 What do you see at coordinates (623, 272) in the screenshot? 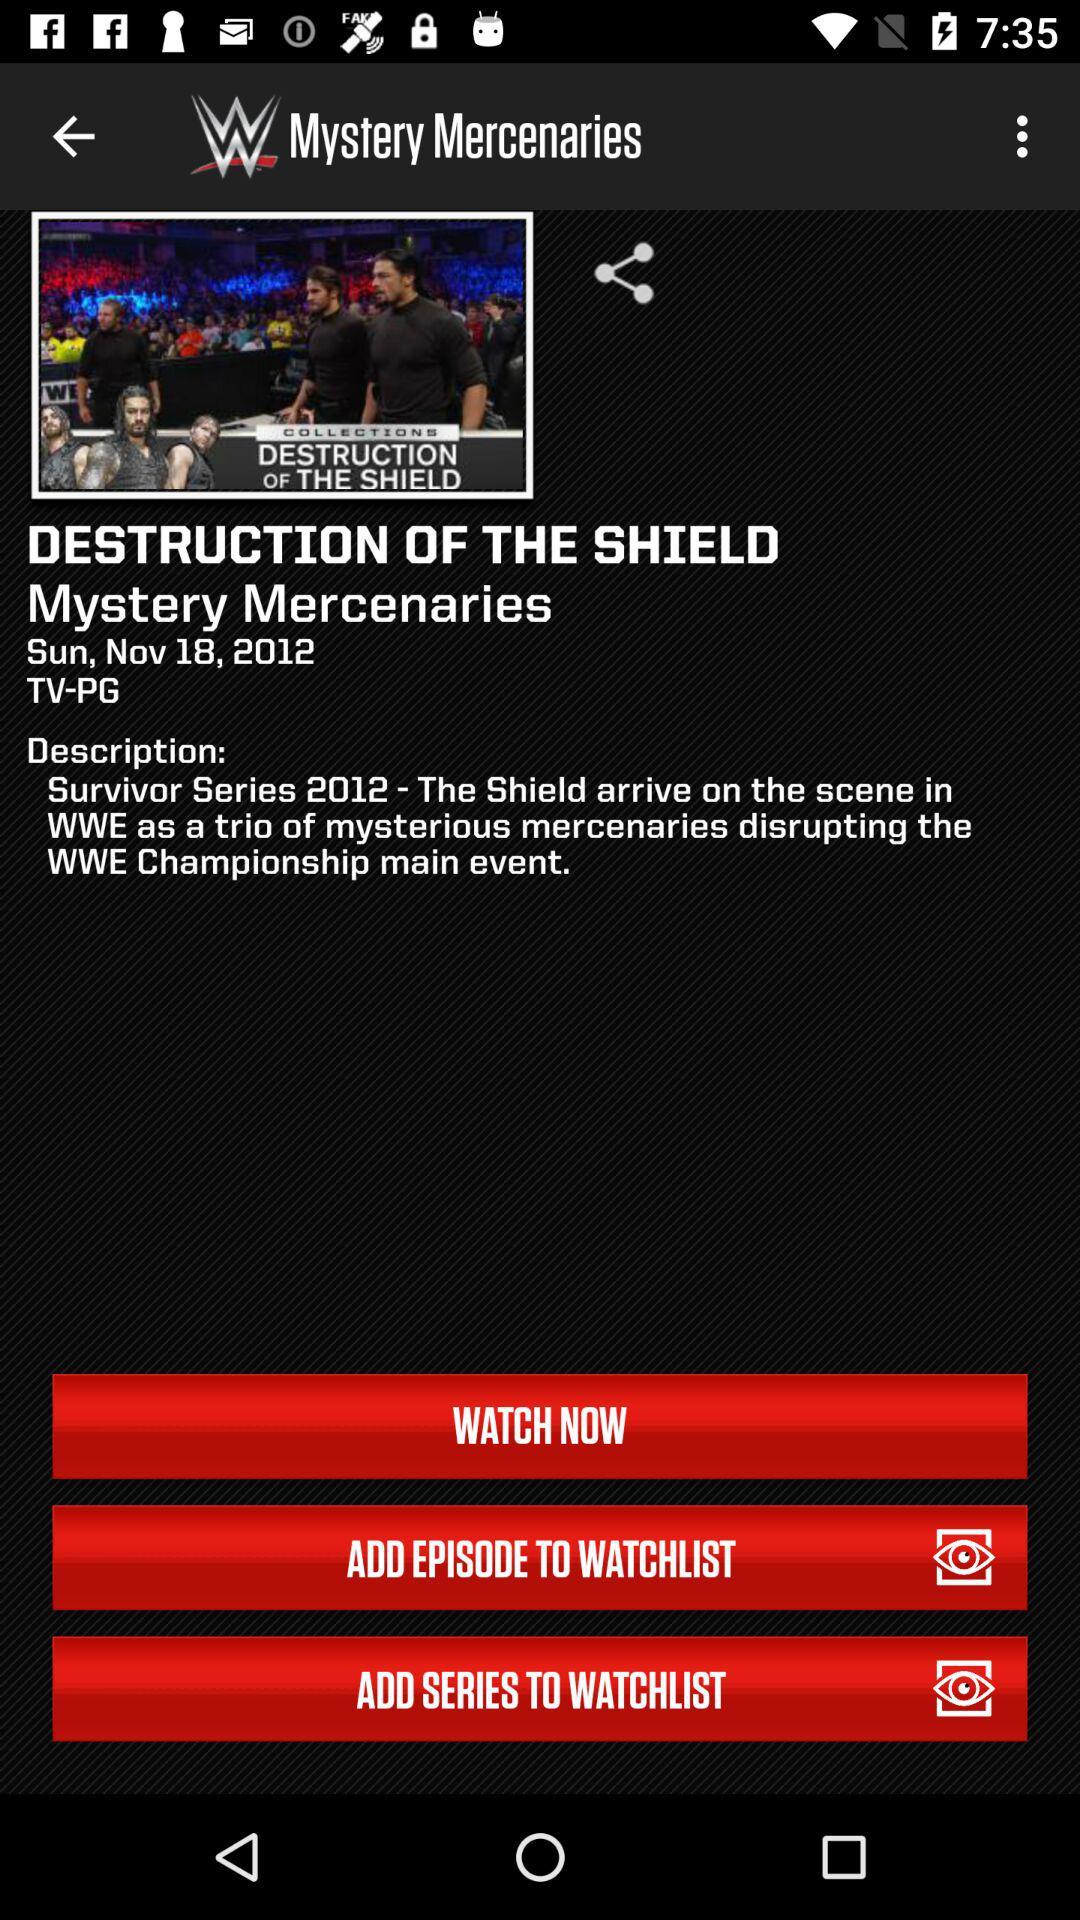
I see `share option` at bounding box center [623, 272].